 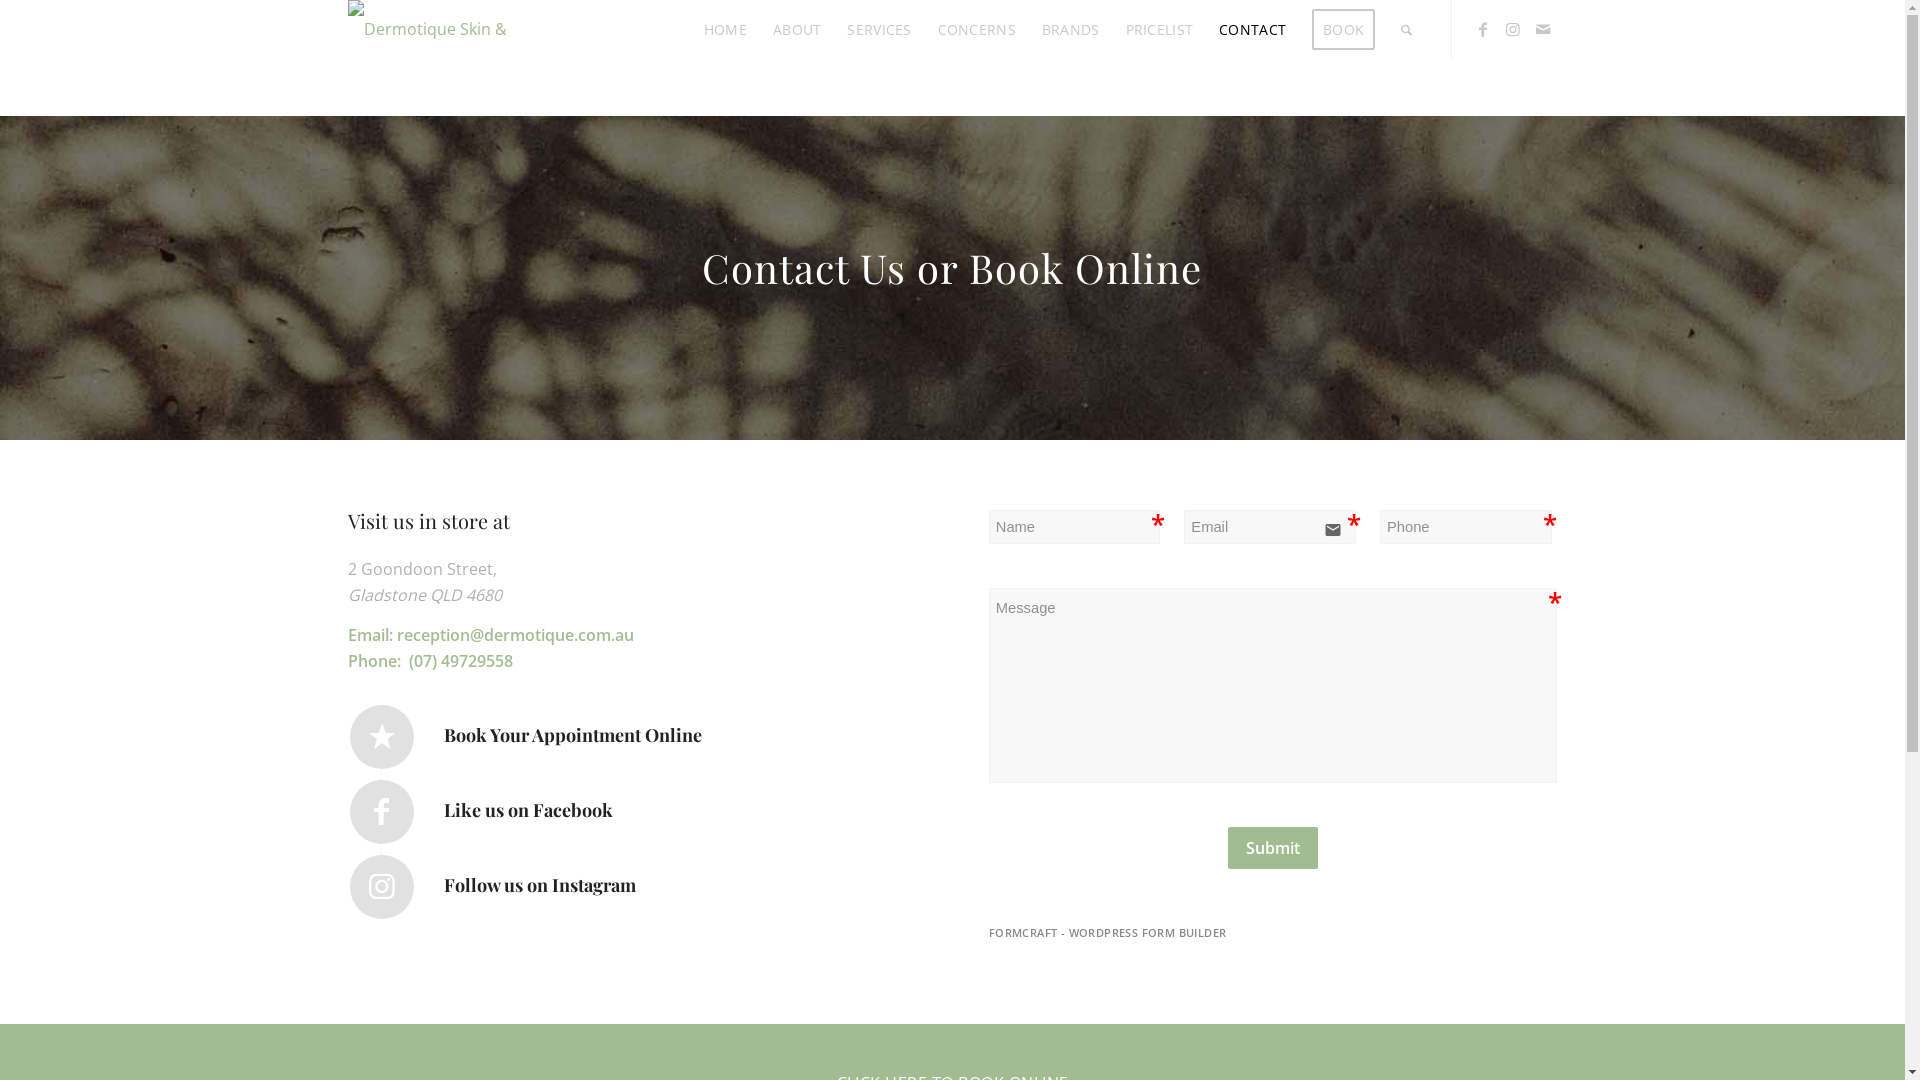 What do you see at coordinates (1069, 29) in the screenshot?
I see `'BRANDS'` at bounding box center [1069, 29].